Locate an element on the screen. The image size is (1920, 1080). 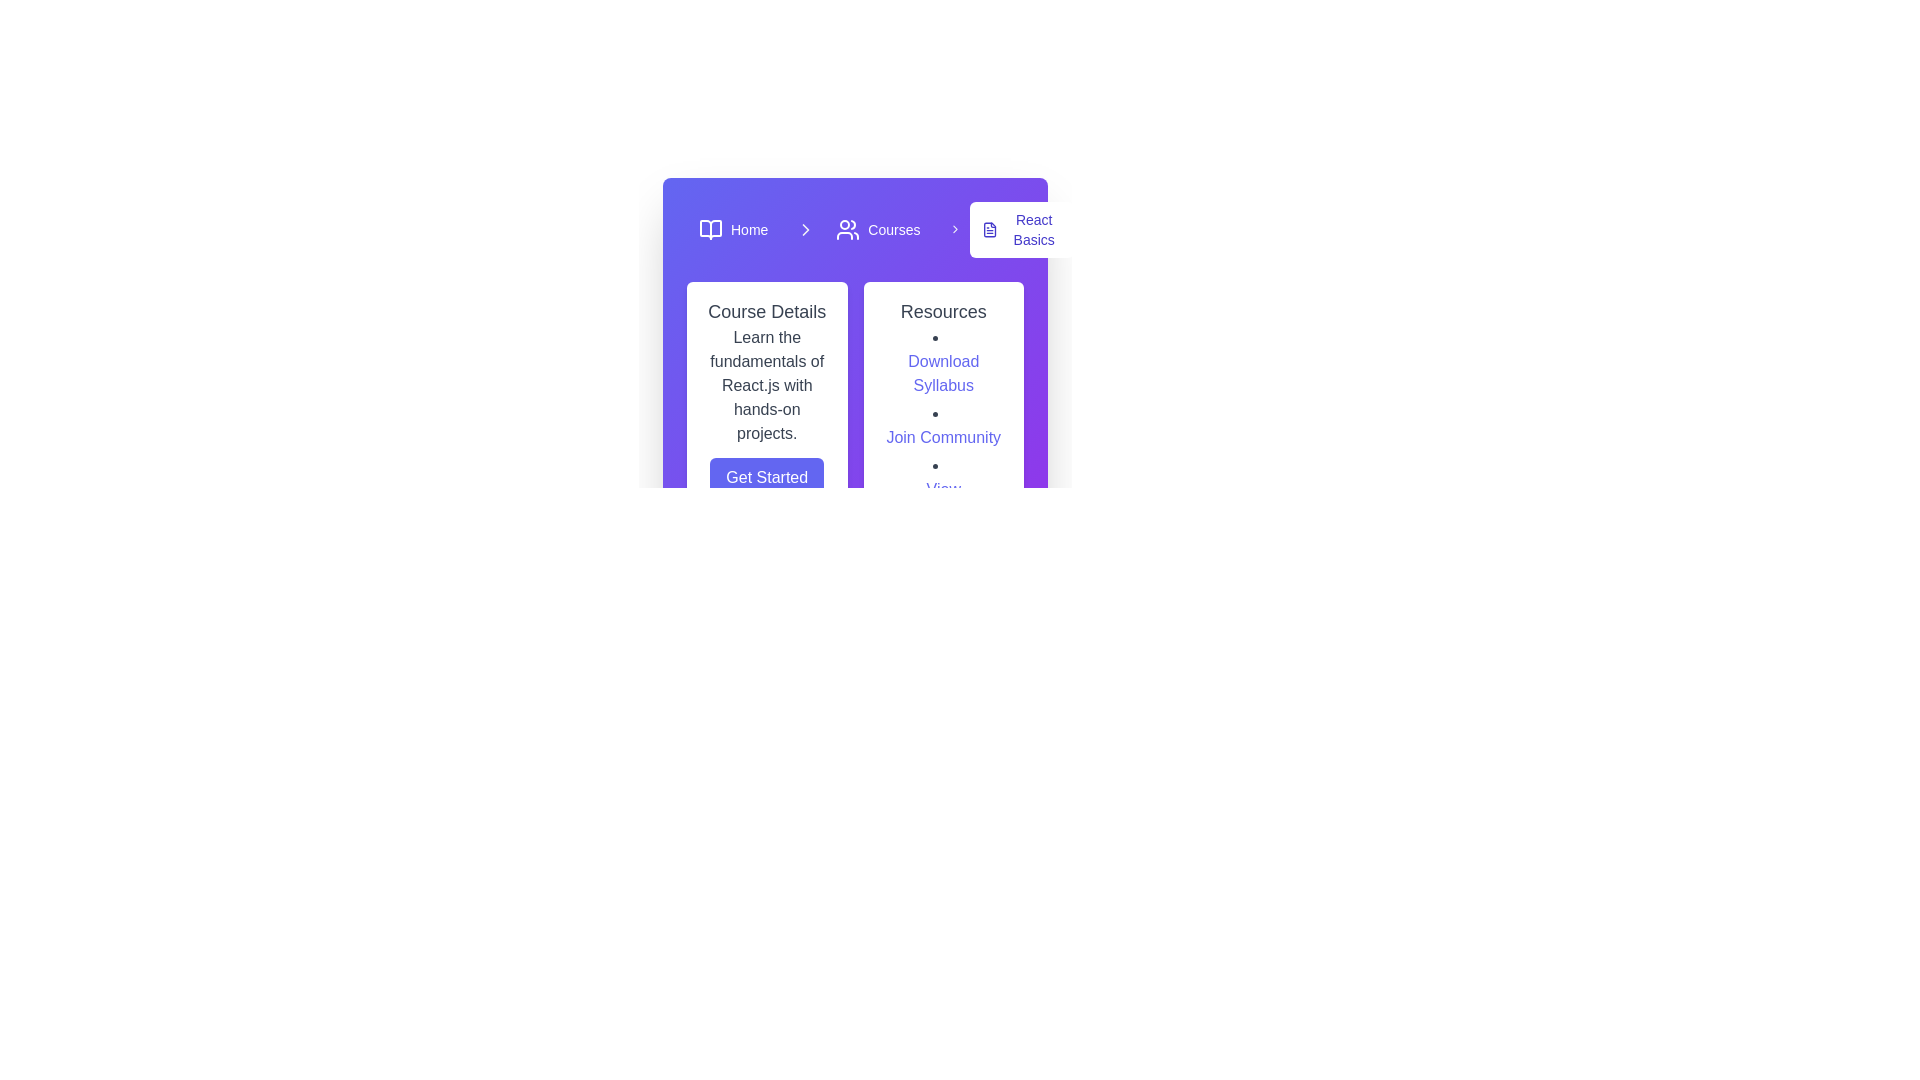
the static text label displaying 'Courses', which is part of the horizontal navigation bar located between the user icon and 'React Basics' is located at coordinates (893, 229).